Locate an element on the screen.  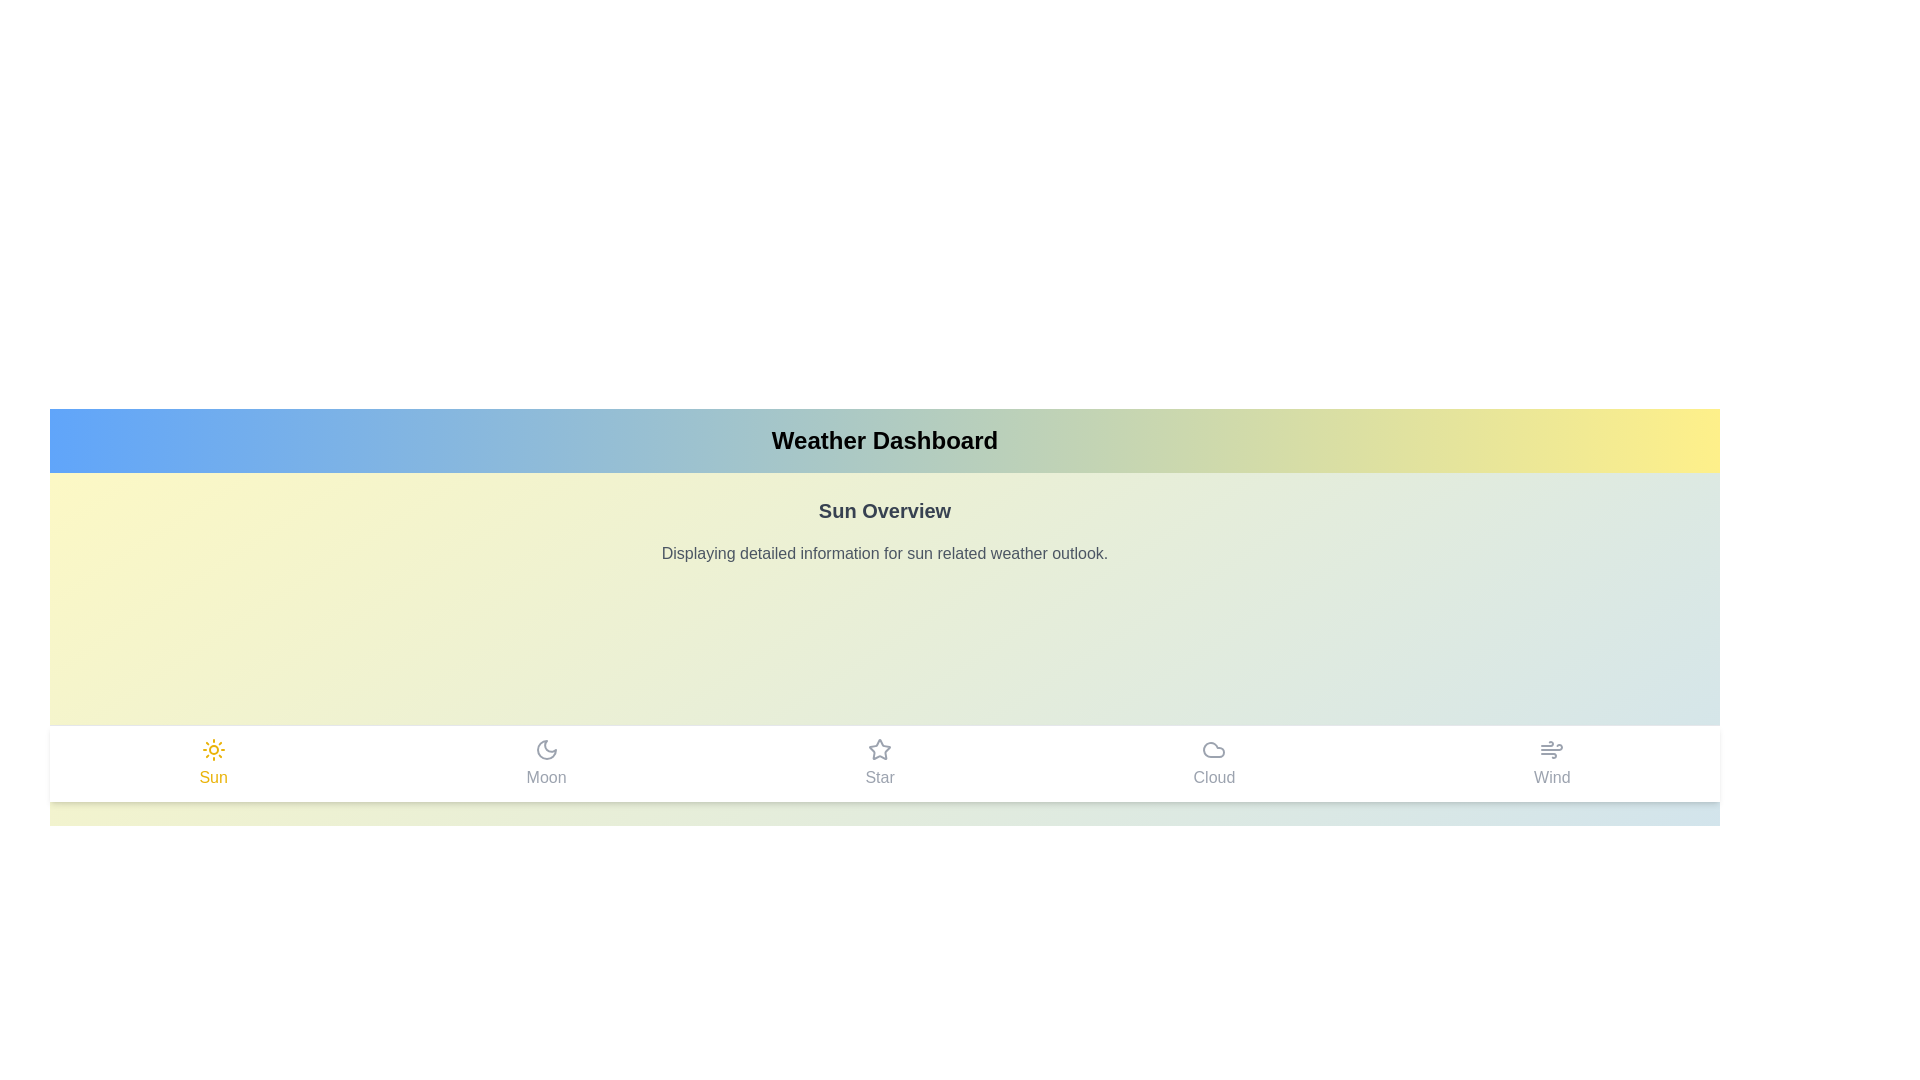
the Sun tab in the navigation bar is located at coordinates (213, 763).